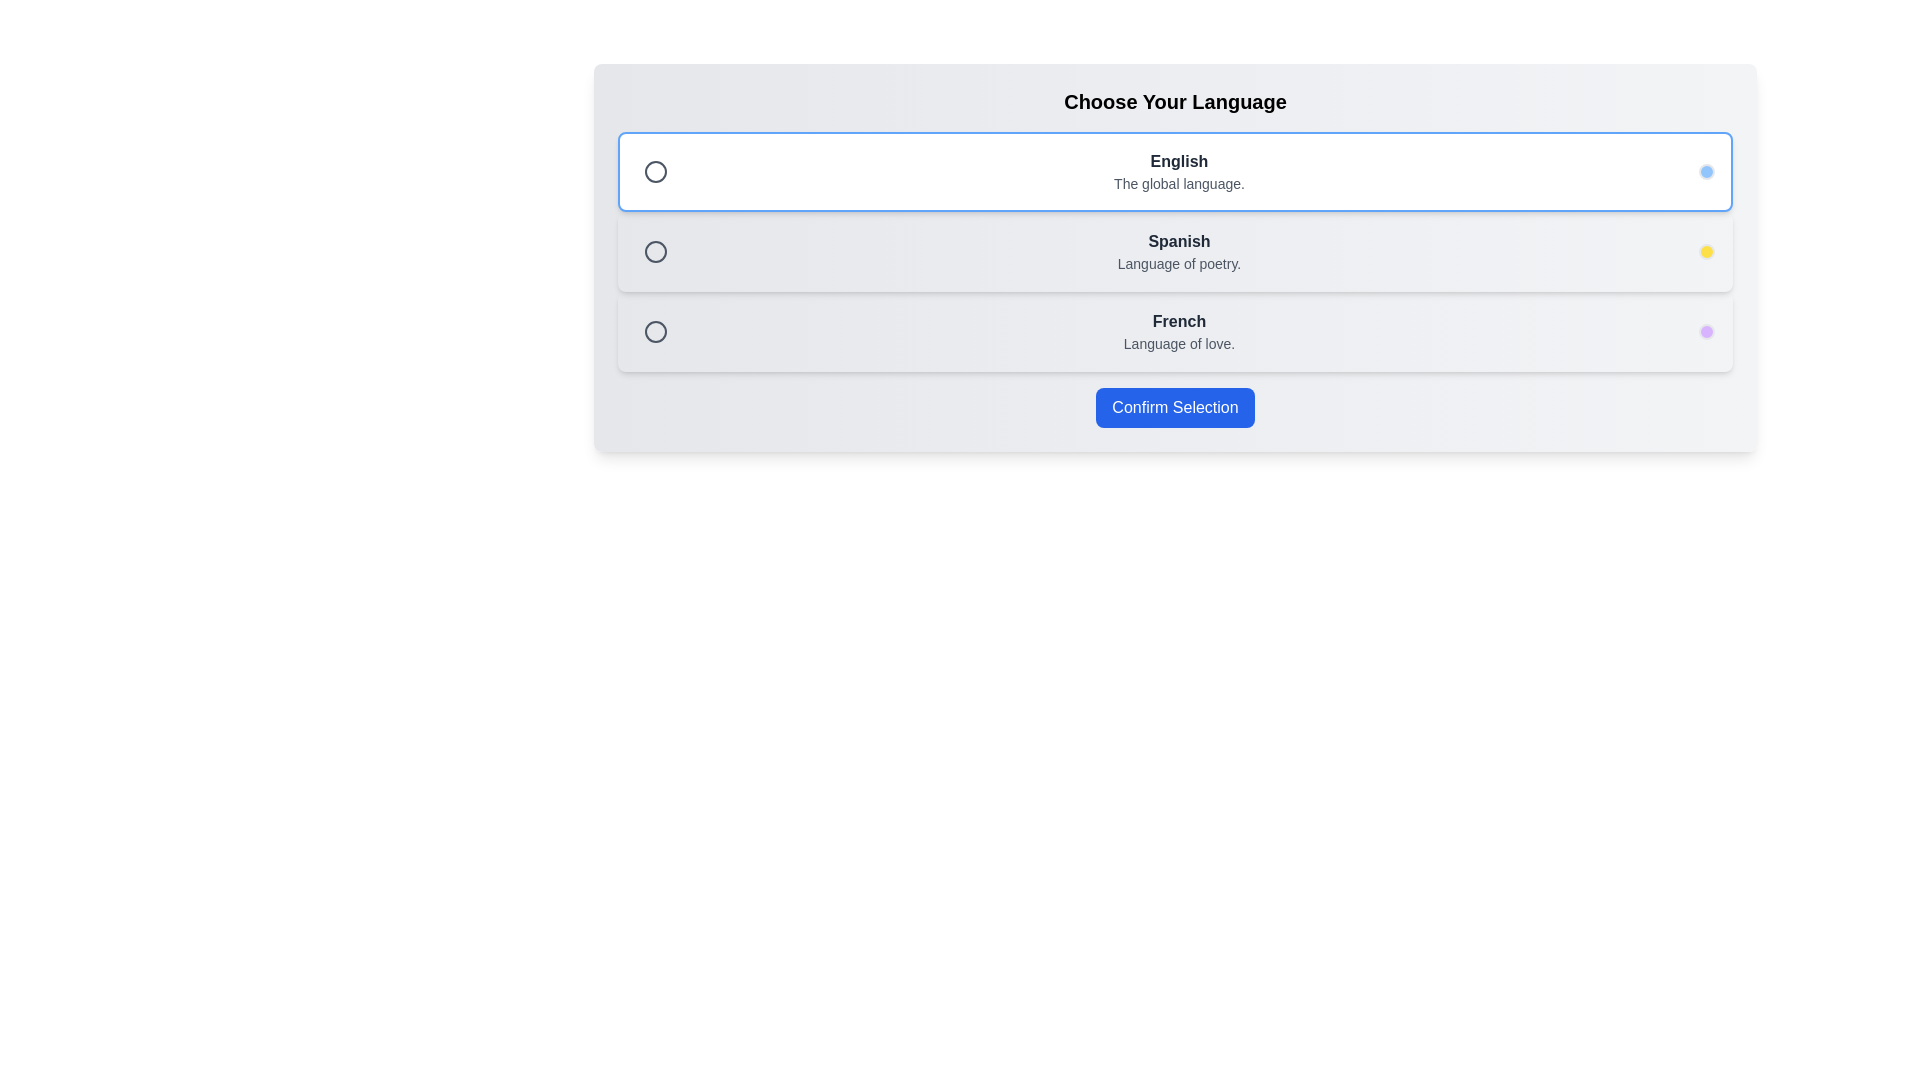 This screenshot has height=1080, width=1920. I want to click on the text label 'French', which identifies the selectable list option for the French language, positioned above the 'Confirm Selection' button, so click(1179, 320).